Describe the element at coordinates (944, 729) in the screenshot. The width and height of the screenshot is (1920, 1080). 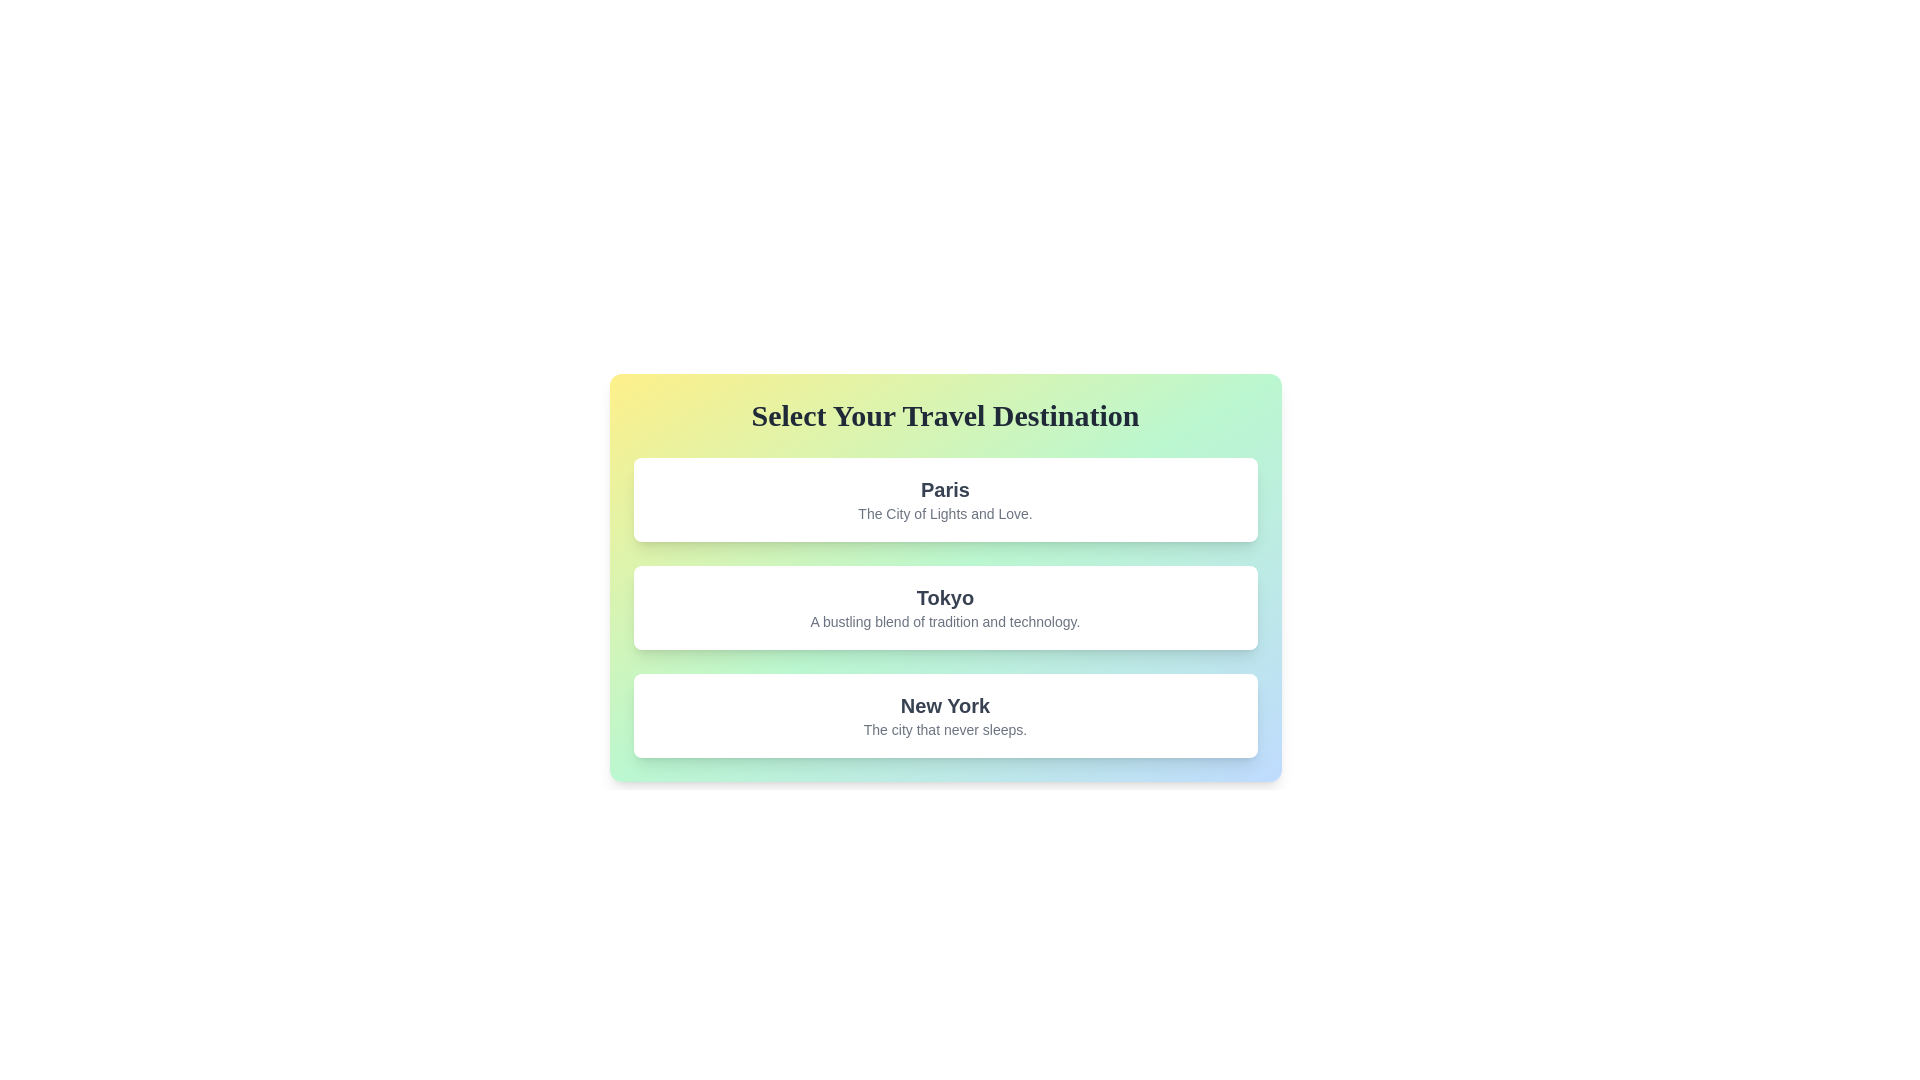
I see `the text element that contains the subtitle 'The city that never sleeps.' positioned under 'New York' in the third option card` at that location.